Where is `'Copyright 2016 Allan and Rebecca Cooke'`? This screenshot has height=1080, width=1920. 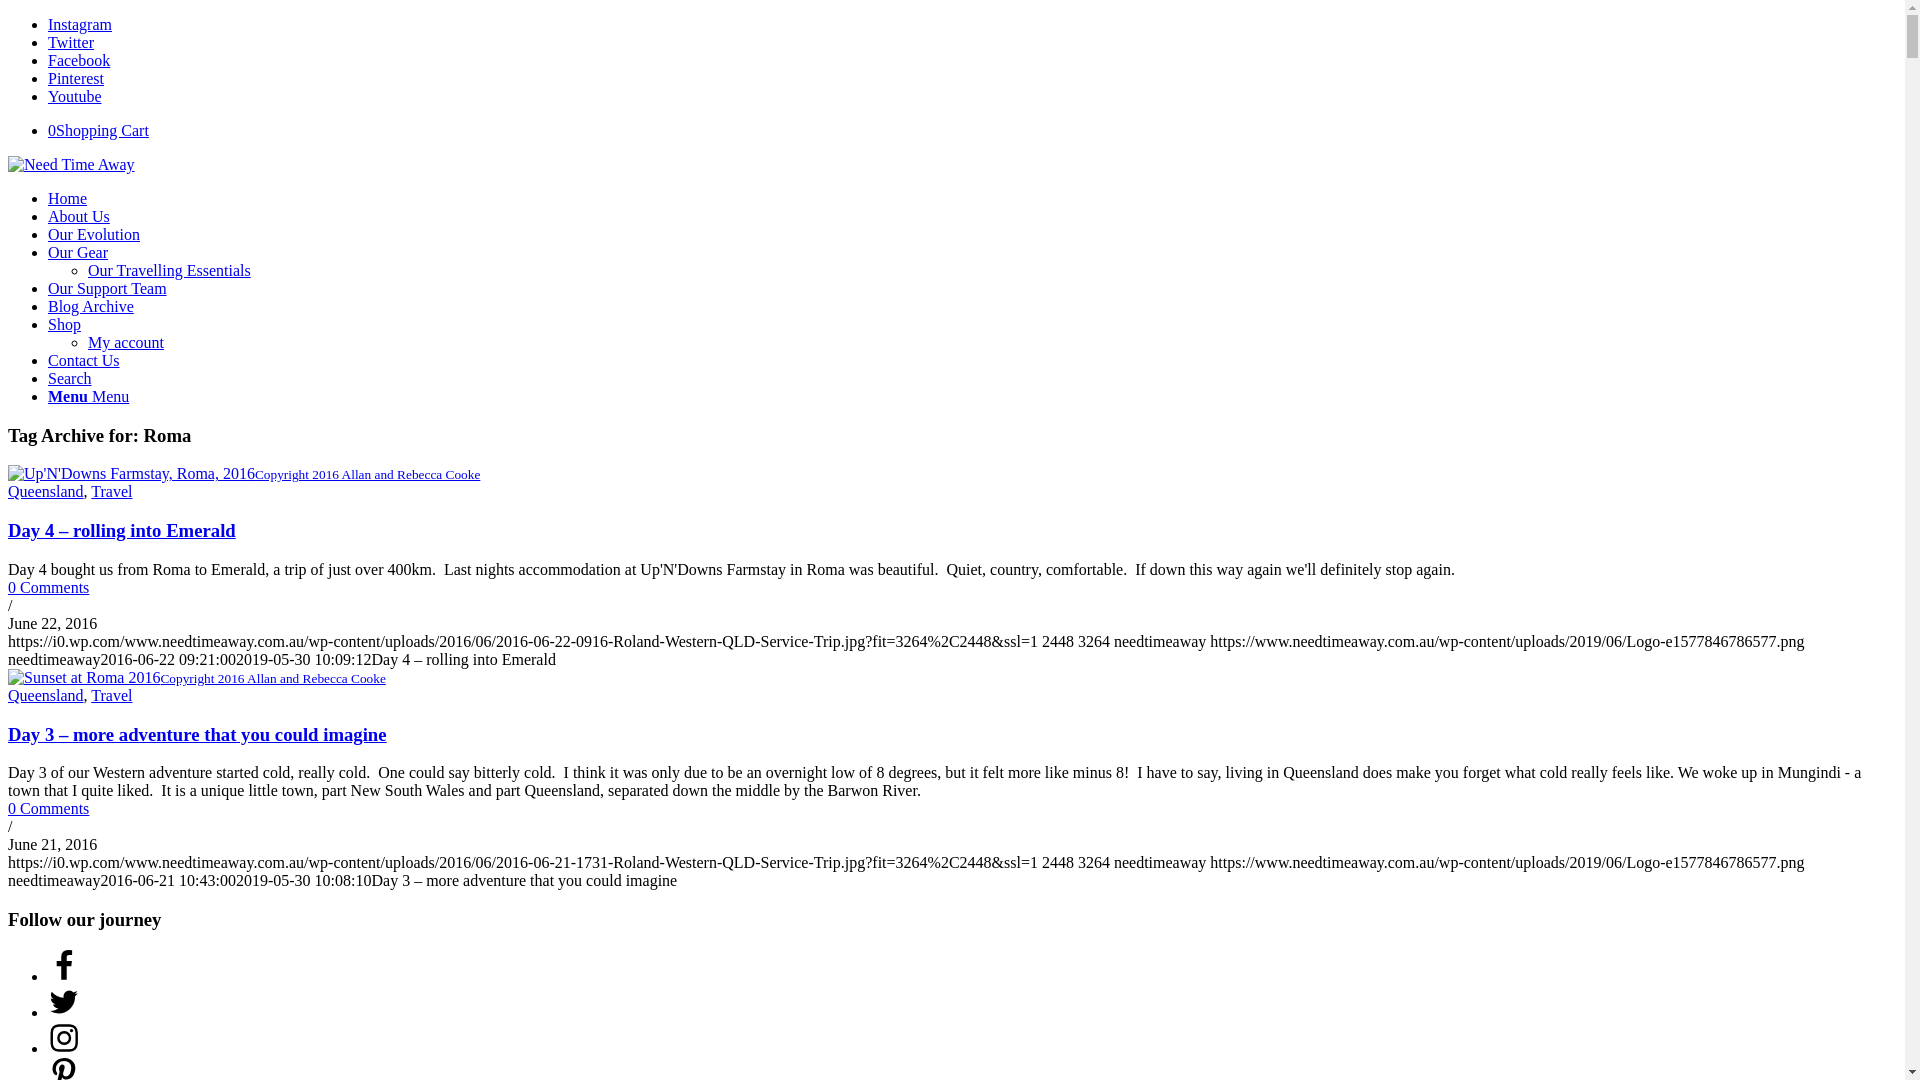 'Copyright 2016 Allan and Rebecca Cooke' is located at coordinates (196, 676).